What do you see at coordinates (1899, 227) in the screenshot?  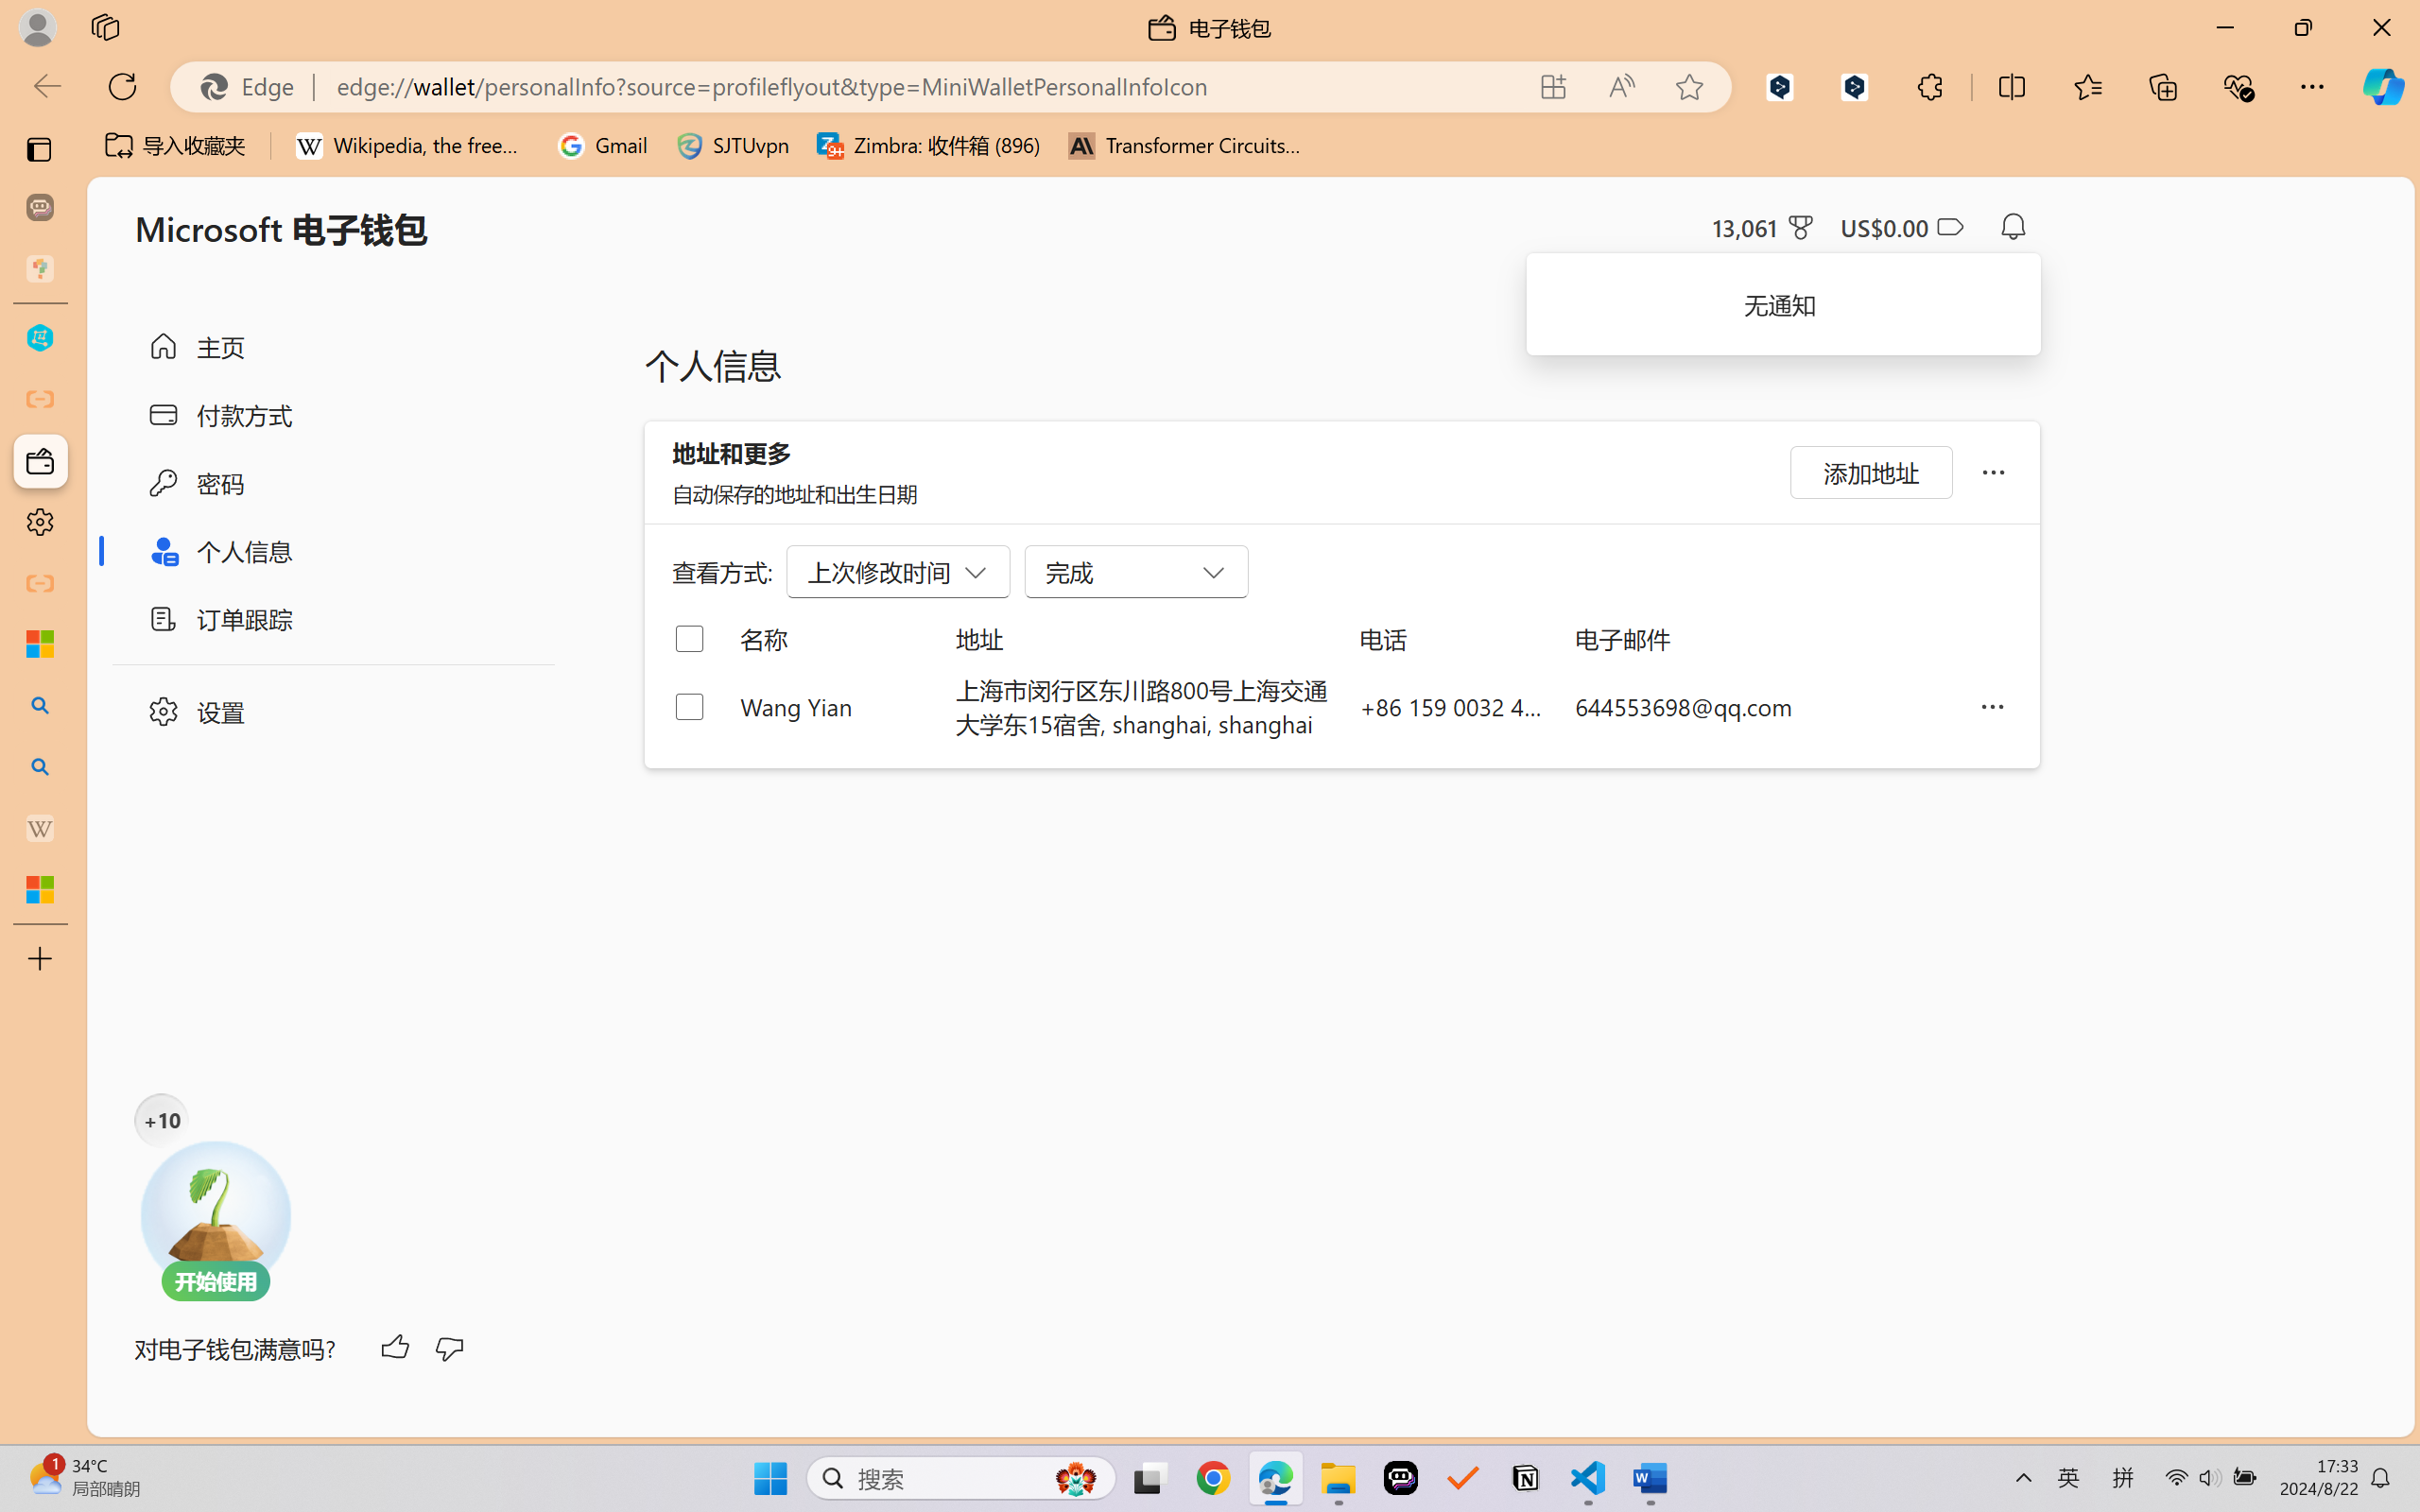 I see `'Microsoft Cashback - US$0.00'` at bounding box center [1899, 227].